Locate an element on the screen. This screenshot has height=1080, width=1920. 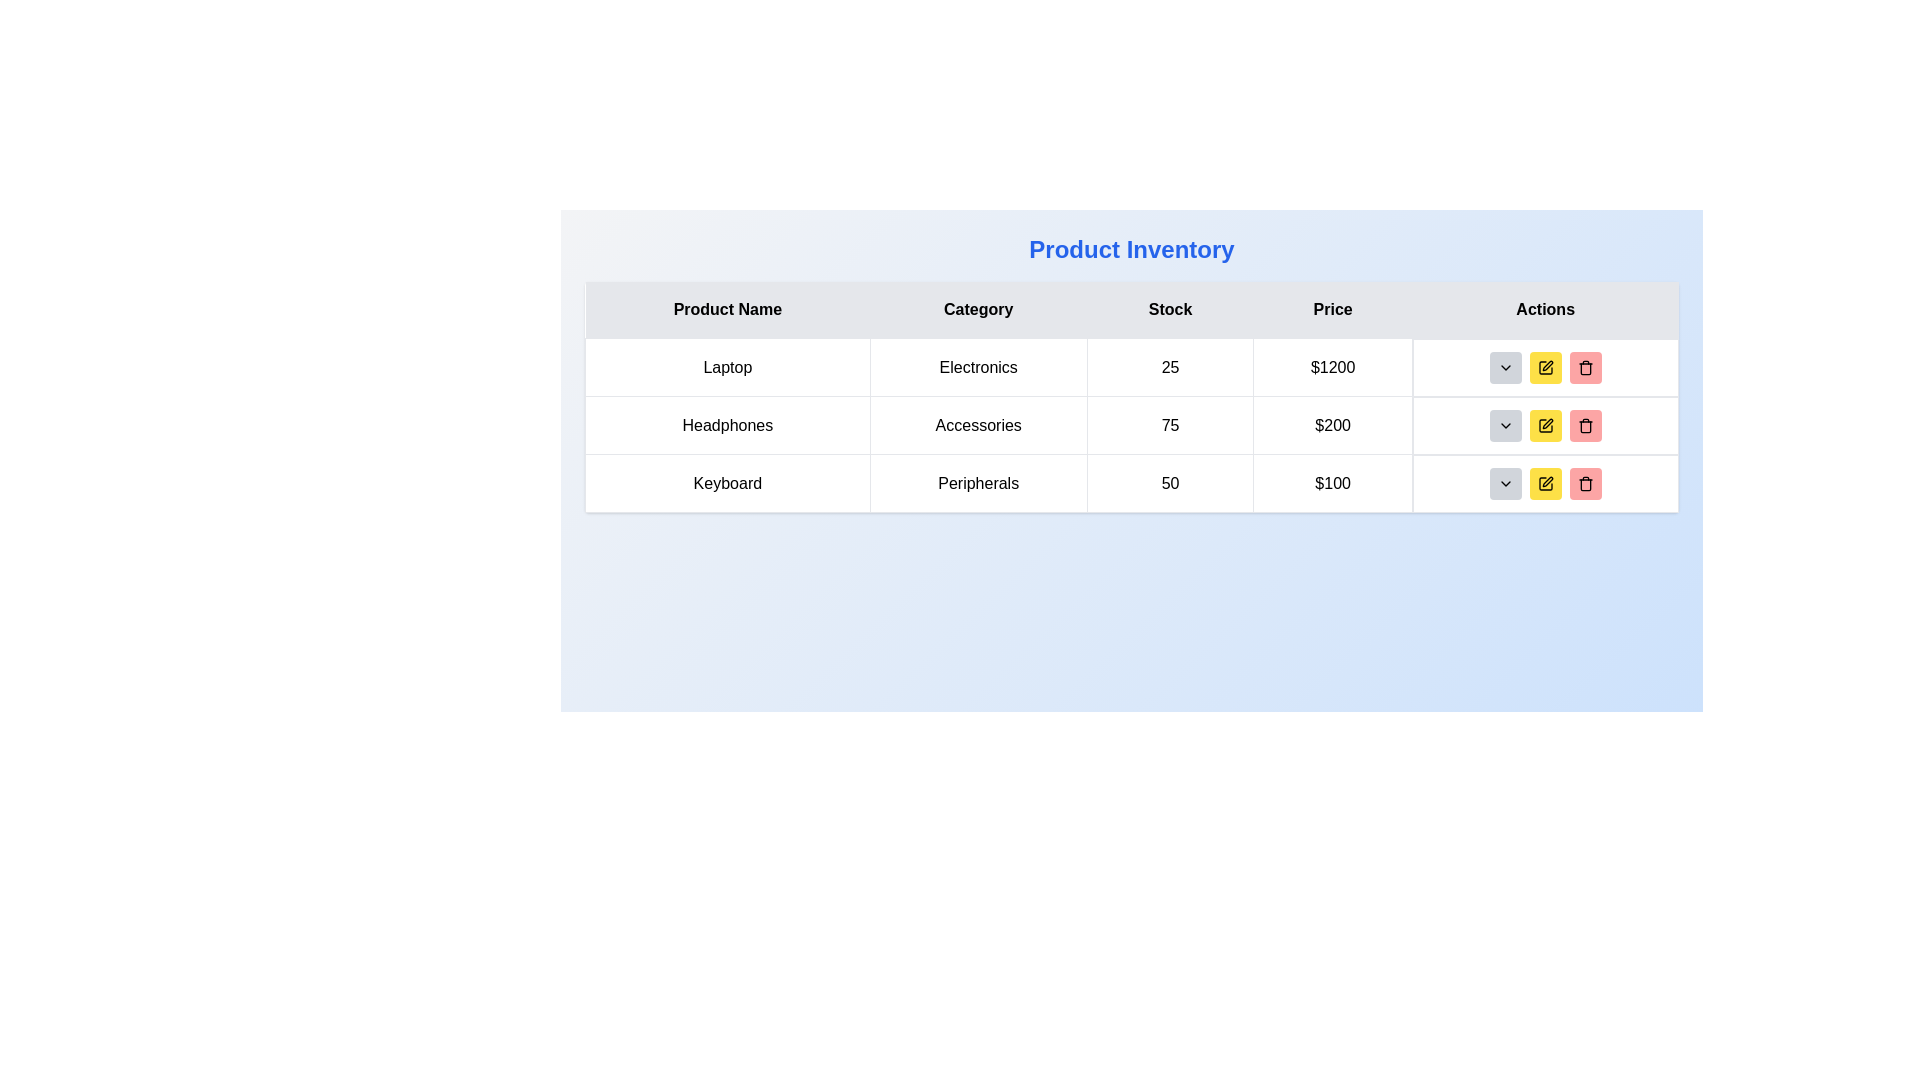
the yellow button with rounded edges and a black pencil icon located in the second position under the 'Actions' column of the 'Product Inventory' table is located at coordinates (1544, 424).